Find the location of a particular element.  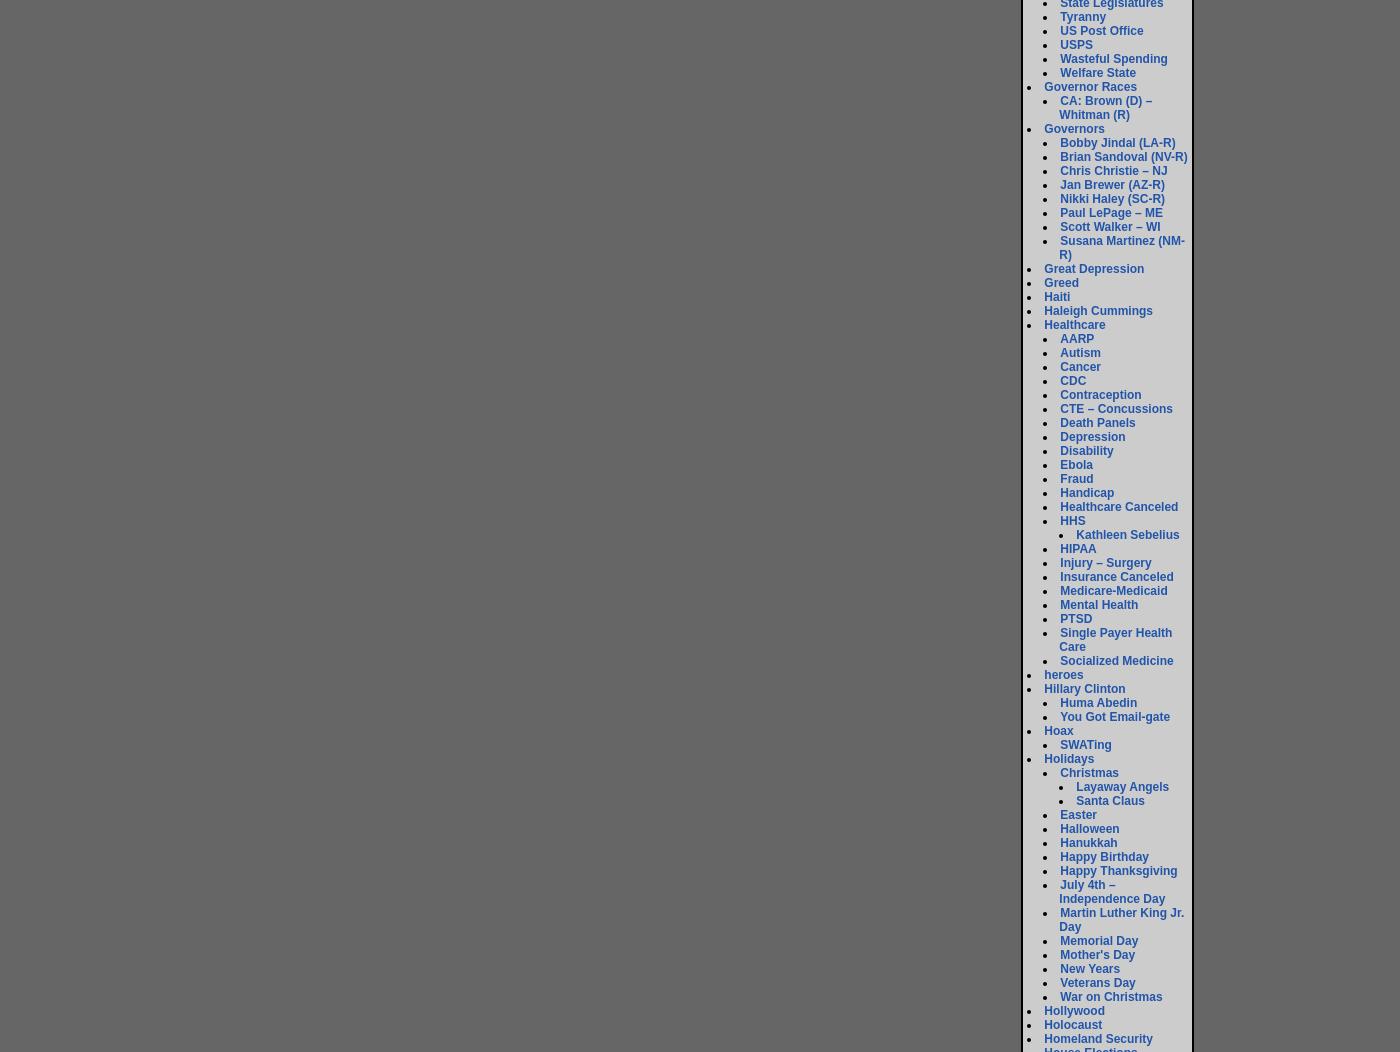

'Holidays' is located at coordinates (1069, 758).